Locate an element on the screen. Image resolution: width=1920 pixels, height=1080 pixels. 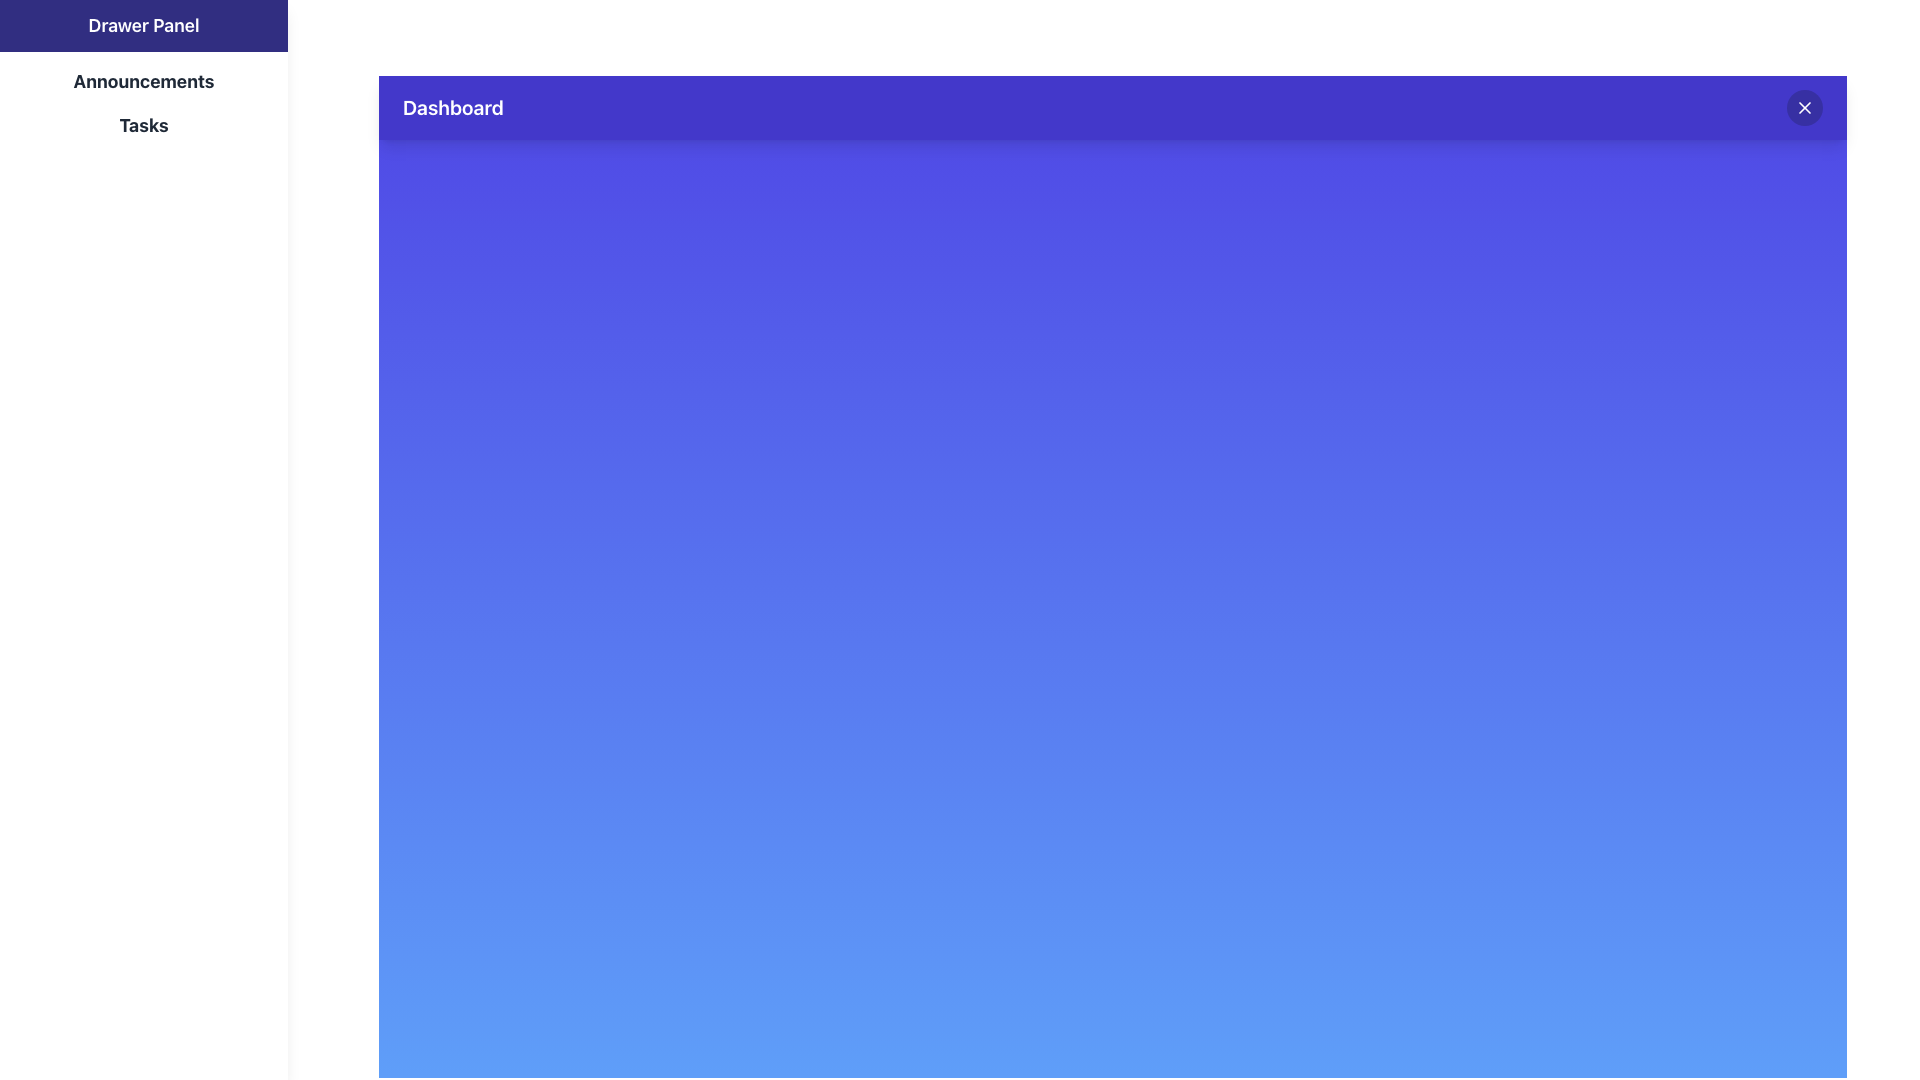
the circular button icon depicting a cross or 'X' sign with rounded lines located at the top-right corner of the header section is located at coordinates (1804, 108).